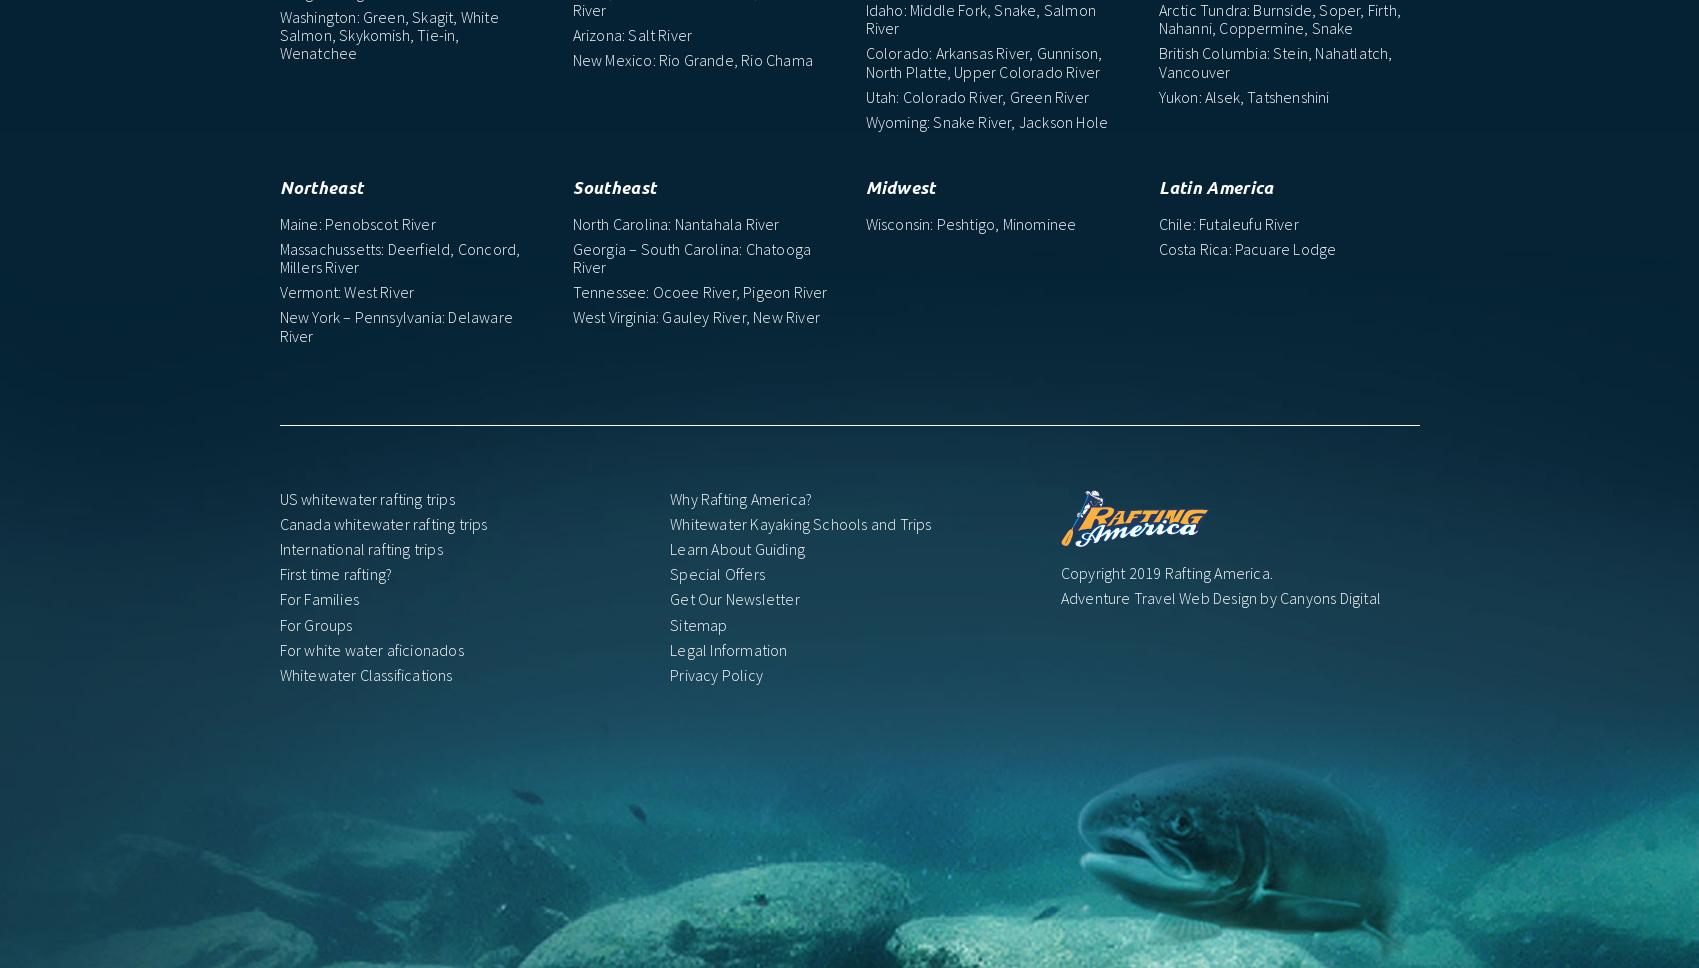 The height and width of the screenshot is (968, 1699). What do you see at coordinates (1220, 596) in the screenshot?
I see `'Adventure Travel Web Design by Canyons Digital'` at bounding box center [1220, 596].